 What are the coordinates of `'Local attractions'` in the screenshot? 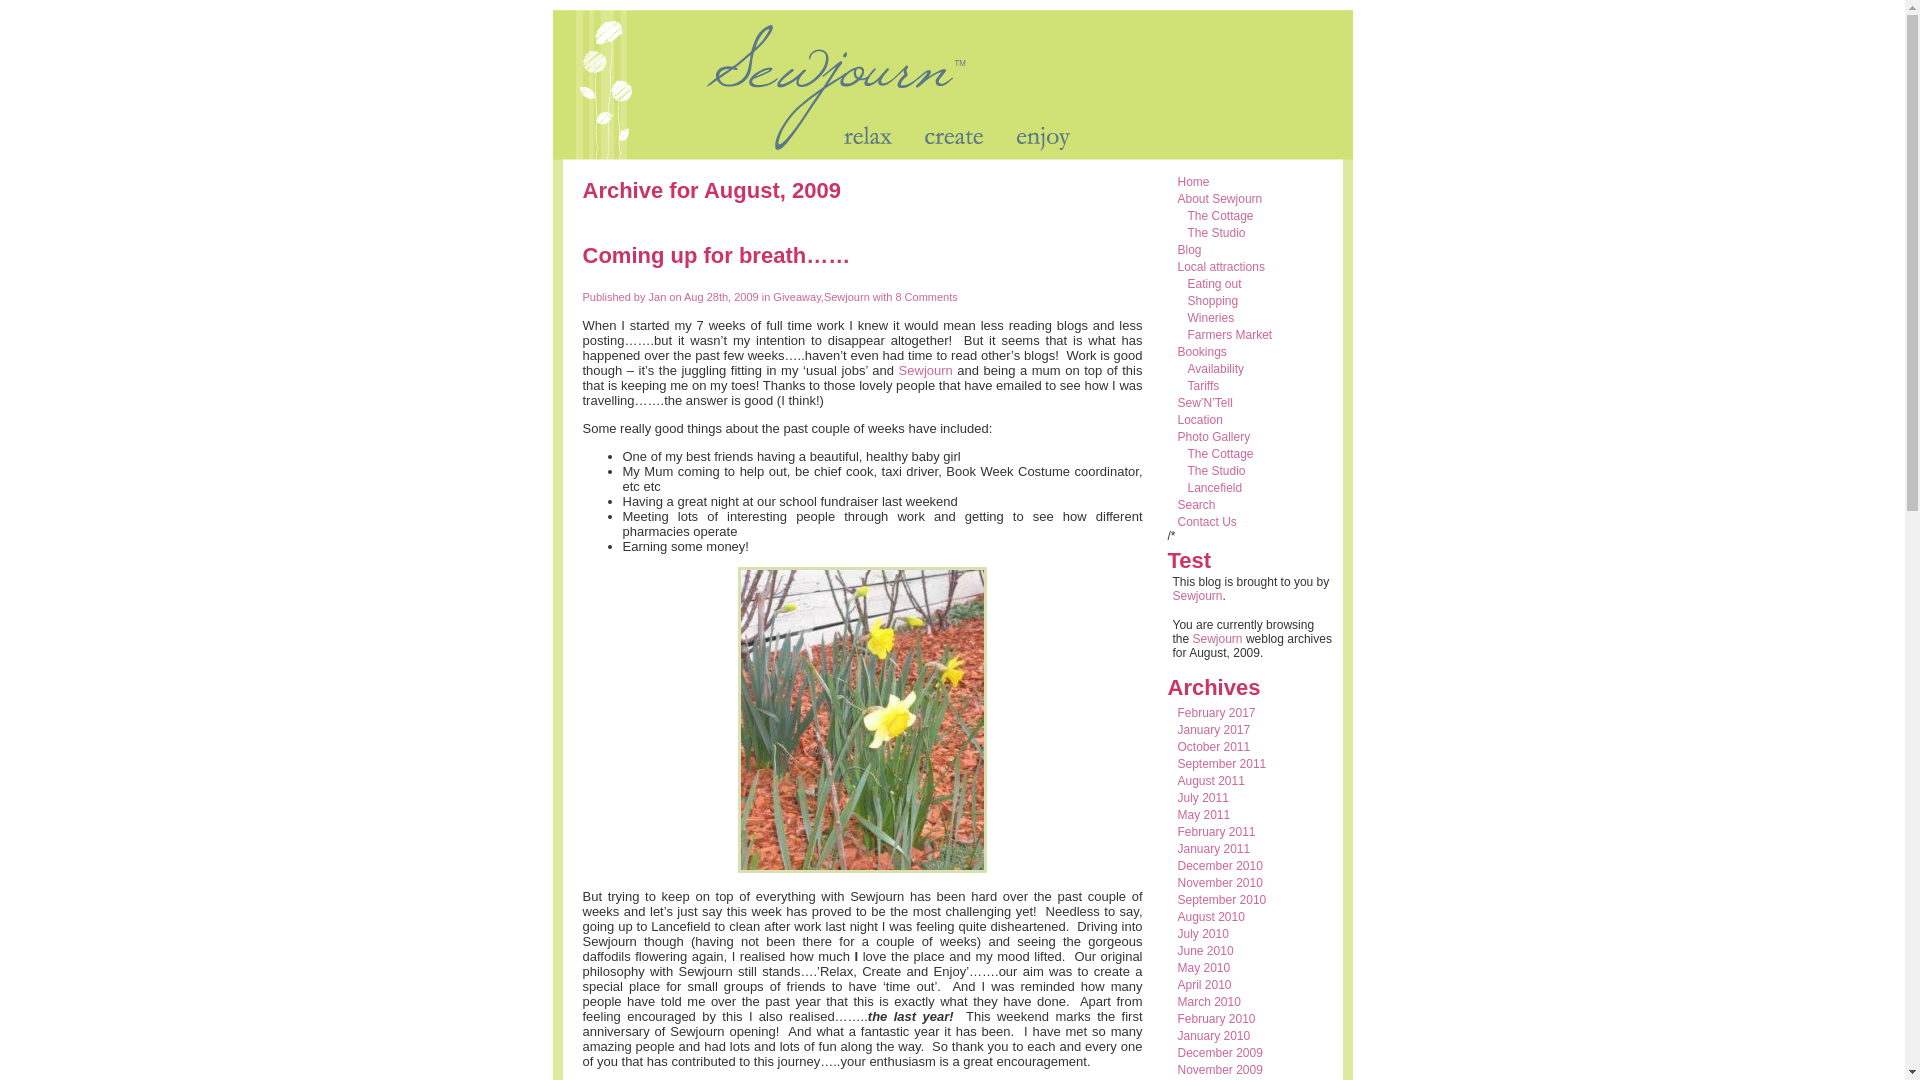 It's located at (1220, 265).